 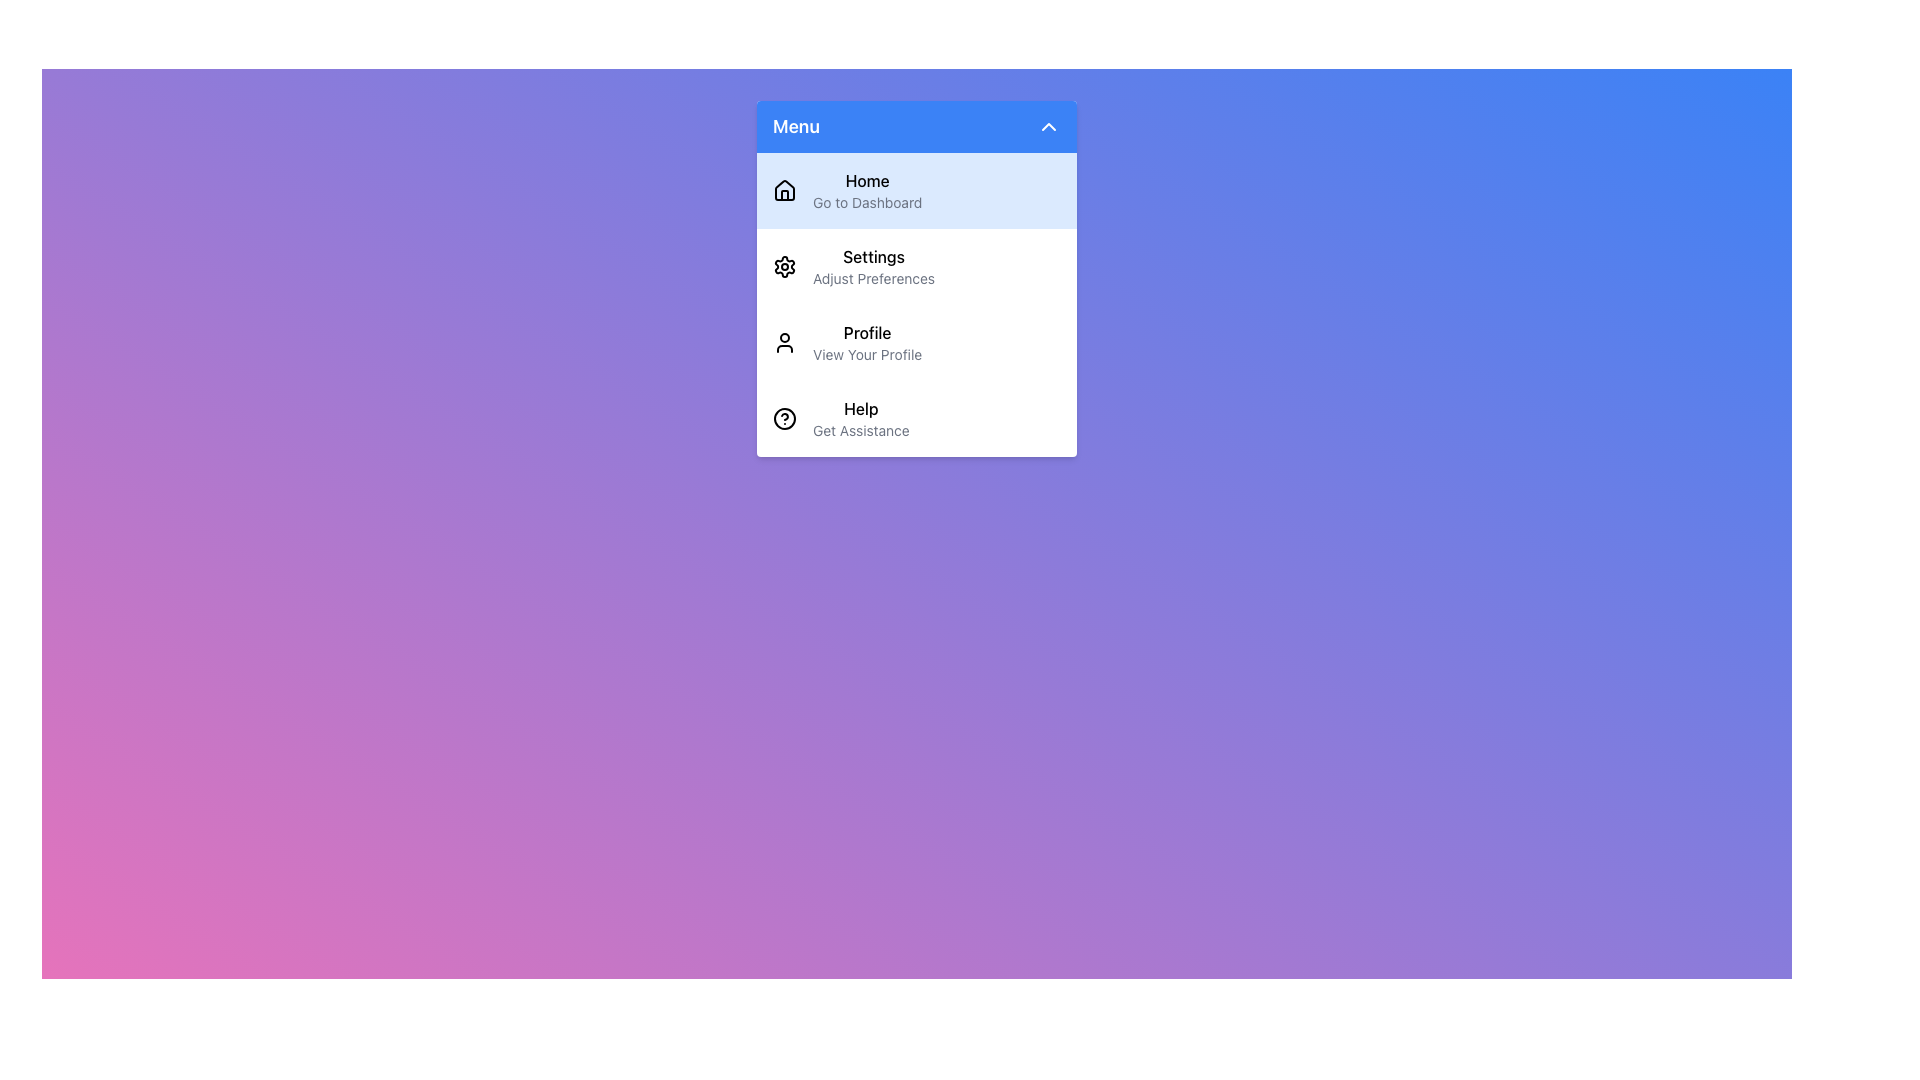 What do you see at coordinates (915, 342) in the screenshot?
I see `the third menu option item that allows users to navigate to their profile, positioned between 'Settings' and 'Help'` at bounding box center [915, 342].